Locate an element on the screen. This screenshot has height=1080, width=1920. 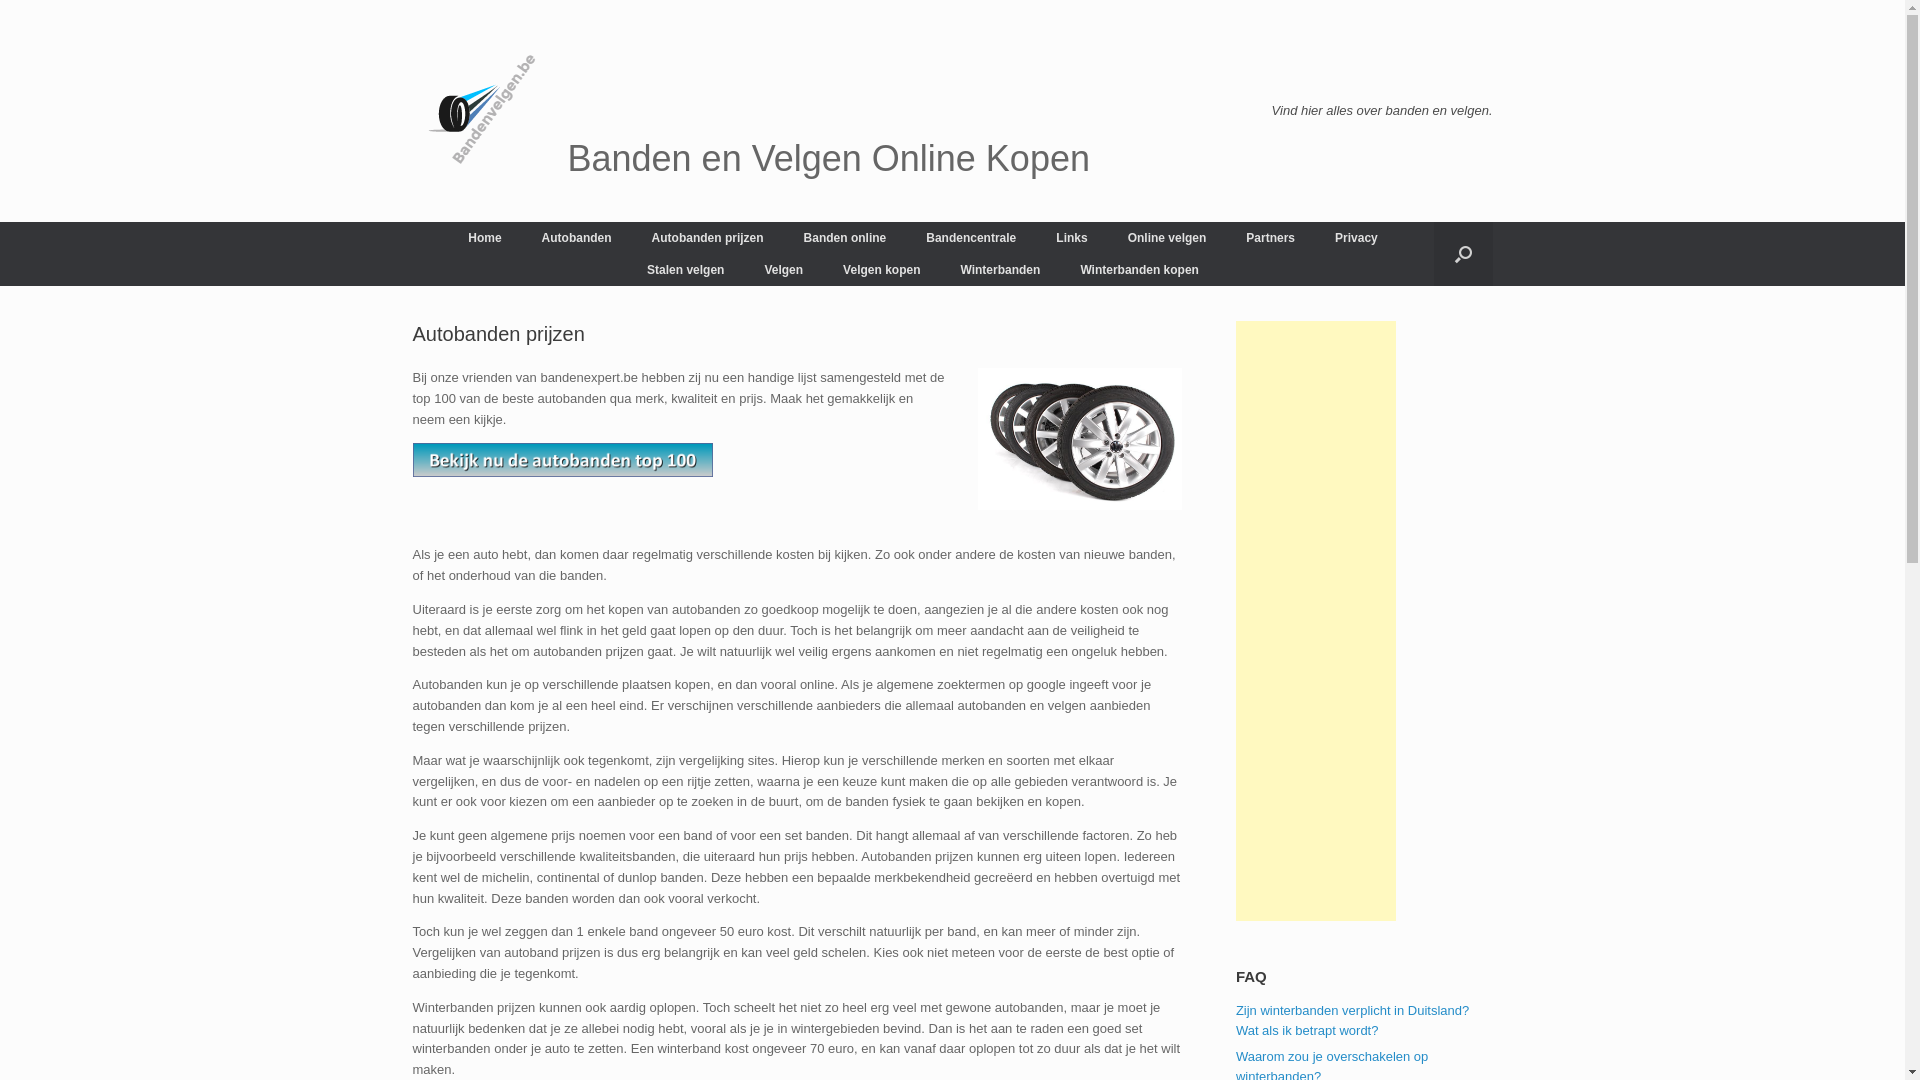
'Partners' is located at coordinates (1269, 237).